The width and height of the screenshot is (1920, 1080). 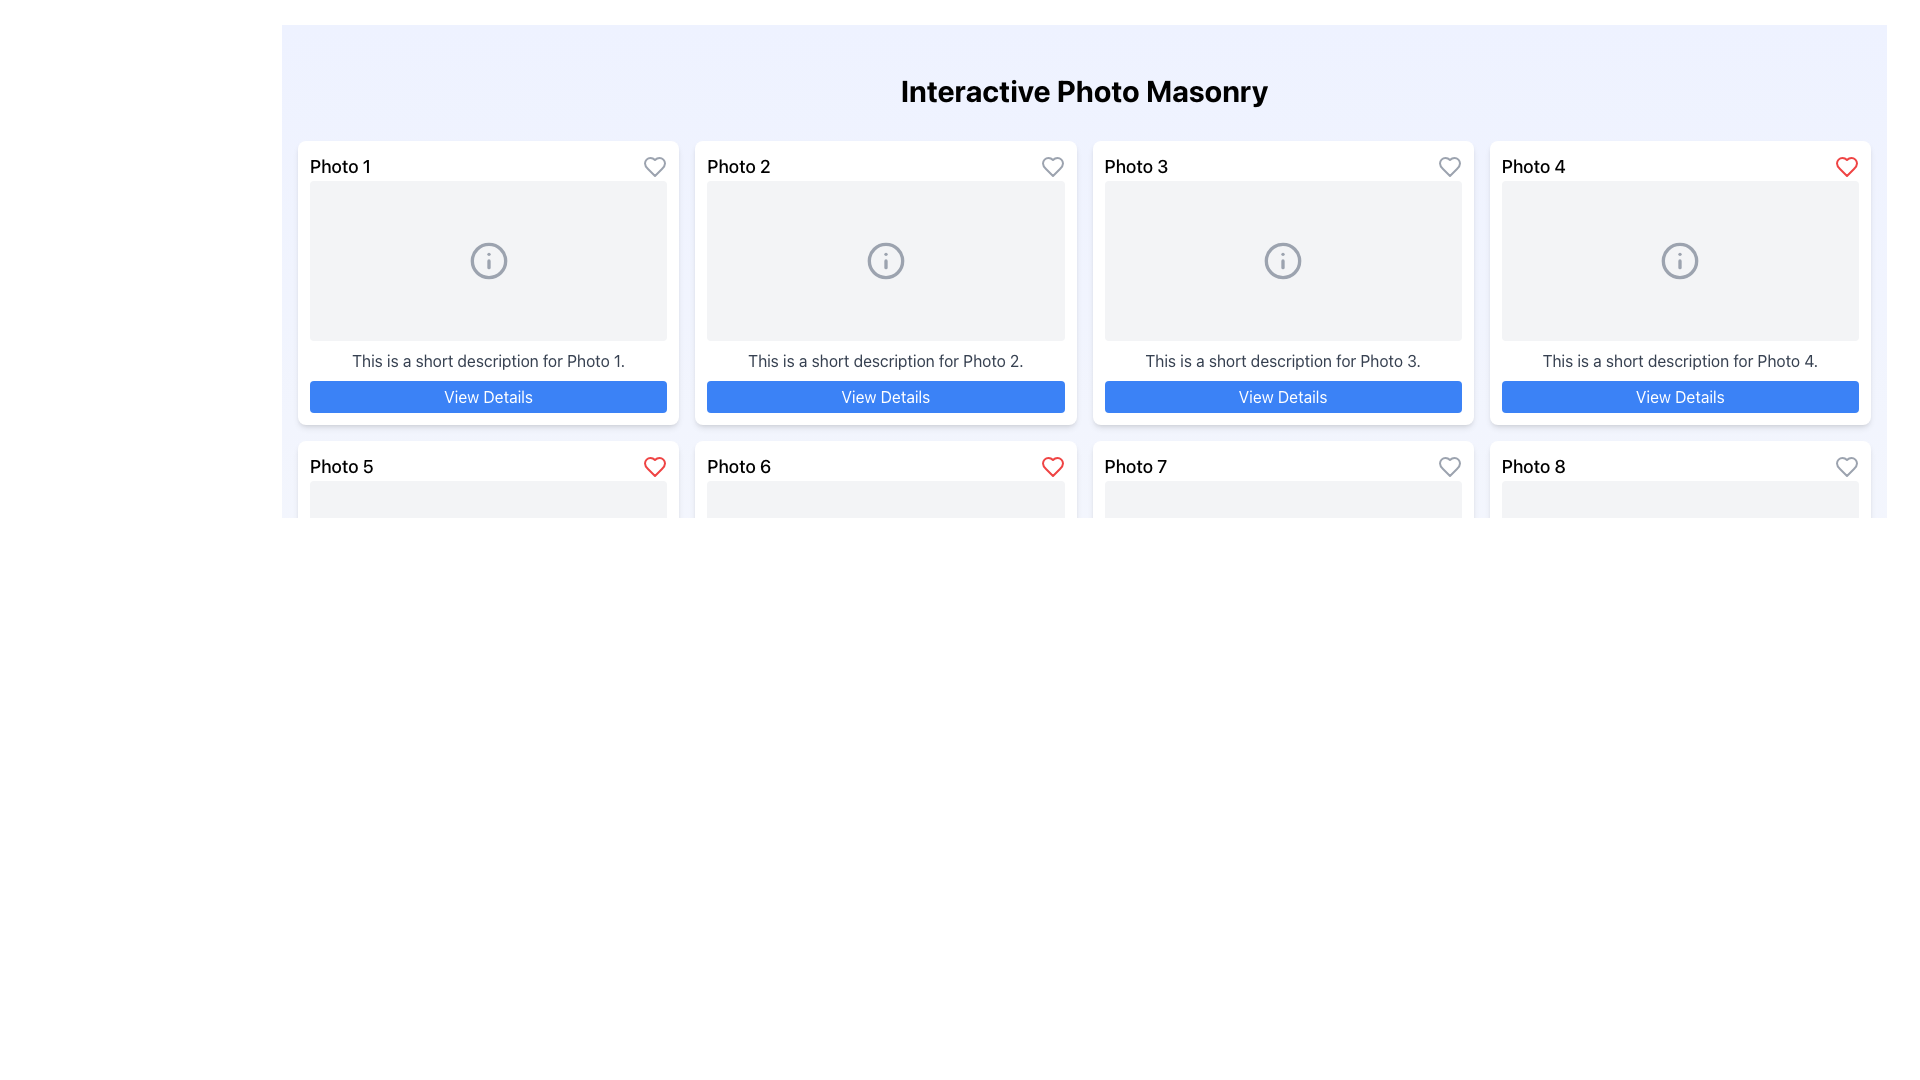 I want to click on the vibrant red heart icon button in the top-right corner of the 'Photo 4' card, so click(x=1846, y=165).